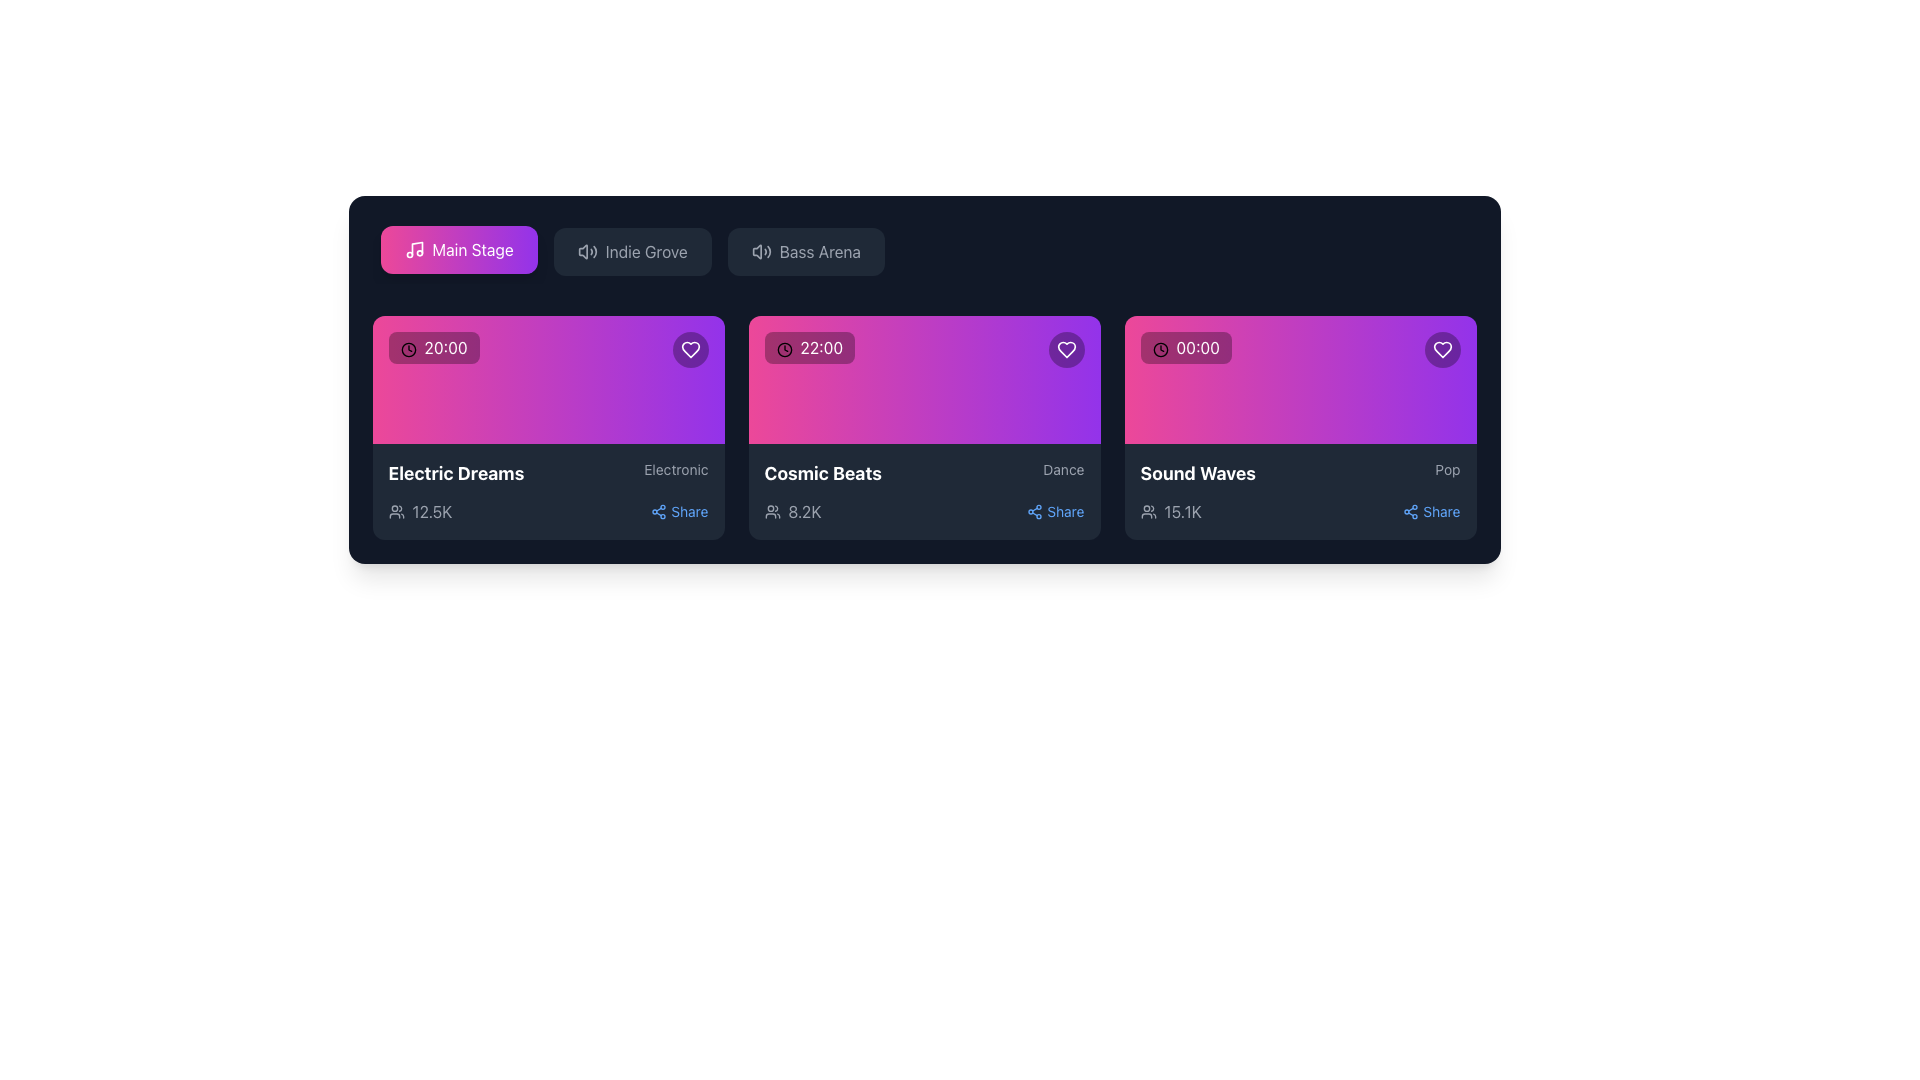 The image size is (1920, 1080). Describe the element at coordinates (823, 474) in the screenshot. I see `the static text label that identifies the event in the center of the second event card, which is positioned below the time information and above additional event details` at that location.